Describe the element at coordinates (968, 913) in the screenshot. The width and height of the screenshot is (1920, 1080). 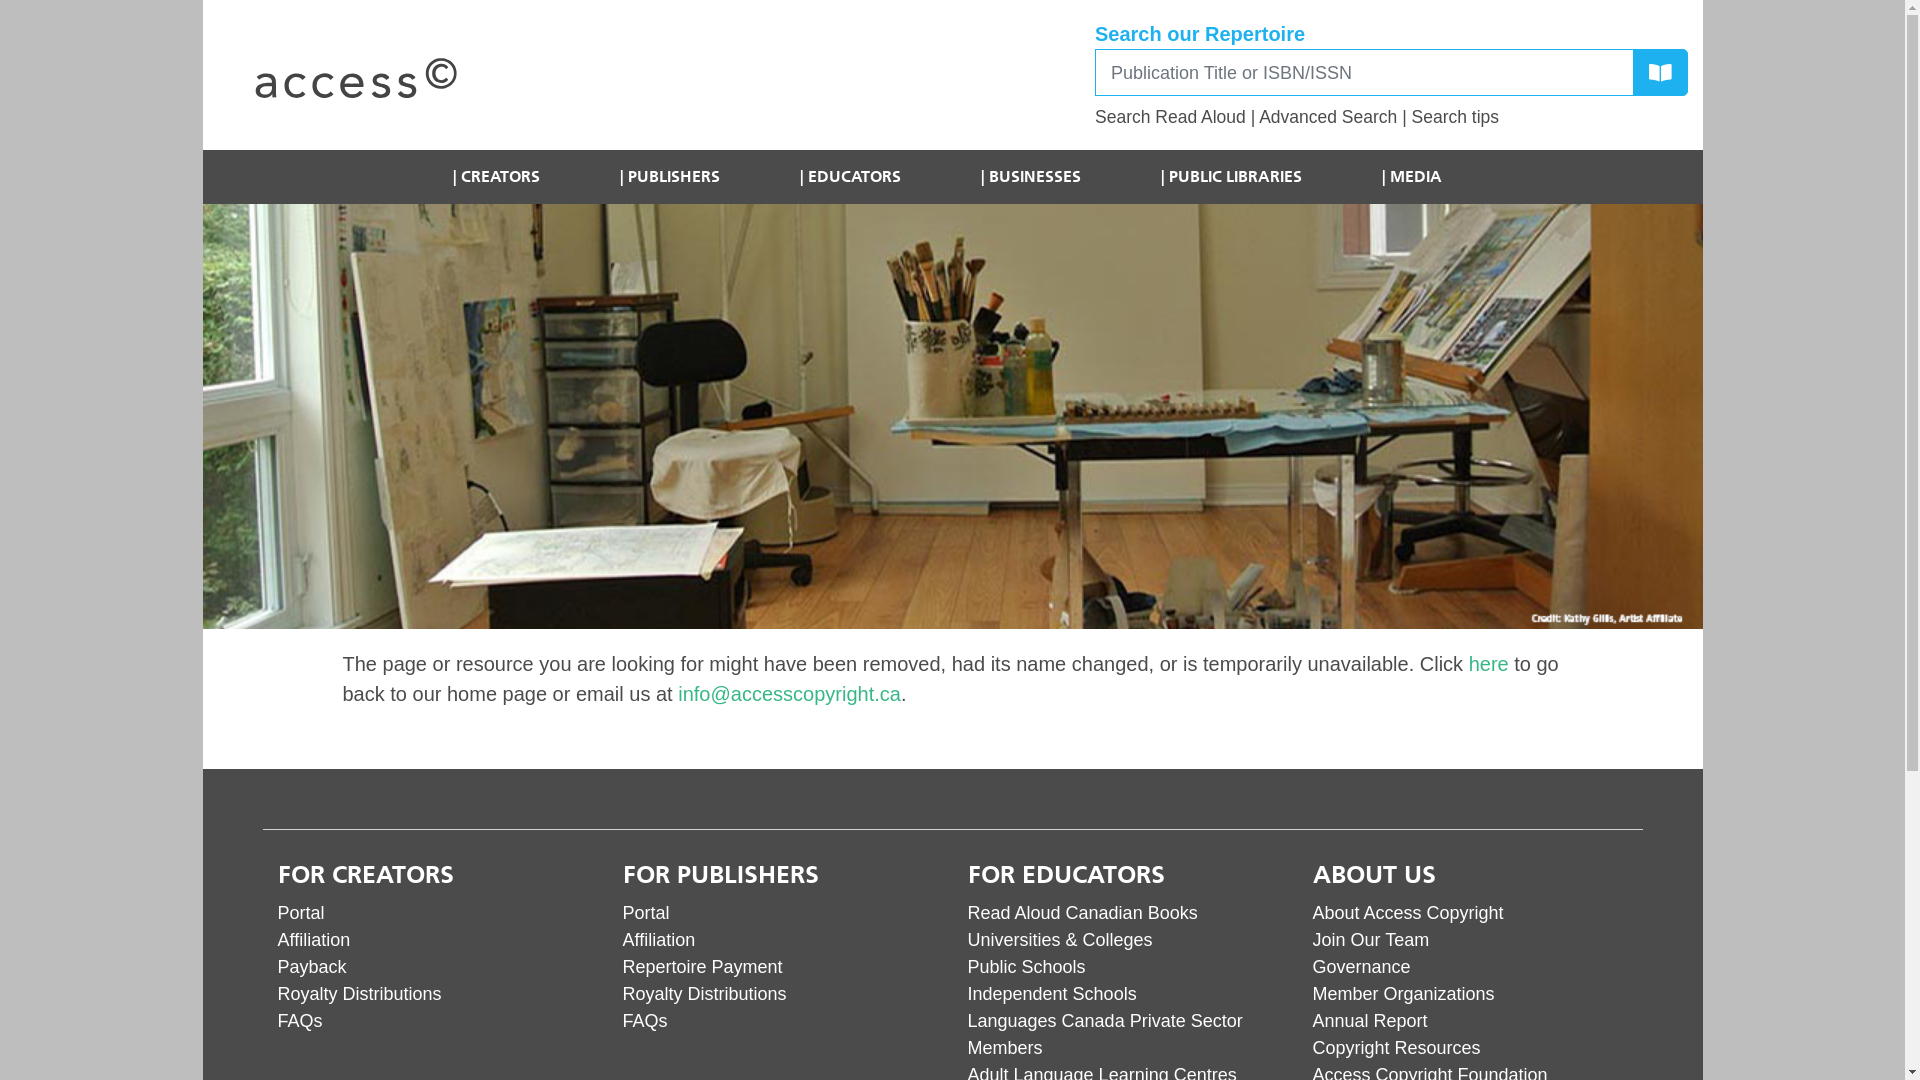
I see `'Read Aloud Canadian Books'` at that location.